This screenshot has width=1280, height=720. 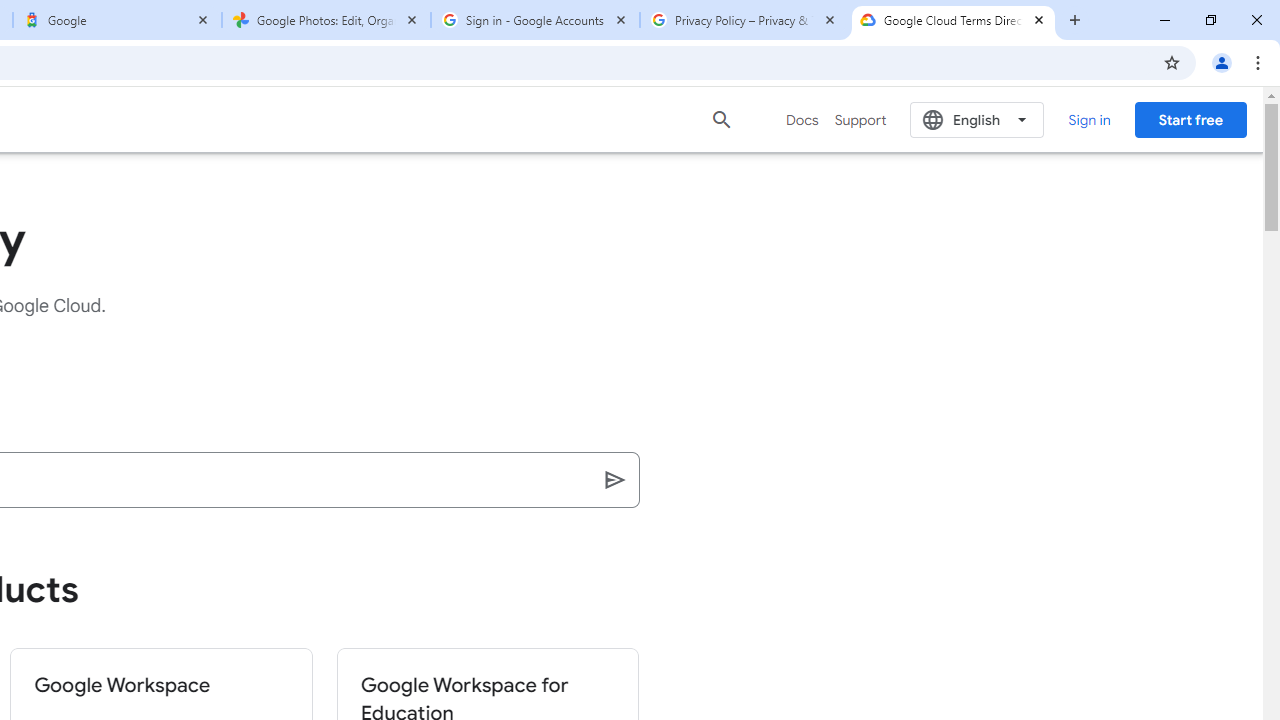 What do you see at coordinates (1190, 119) in the screenshot?
I see `'Start free'` at bounding box center [1190, 119].